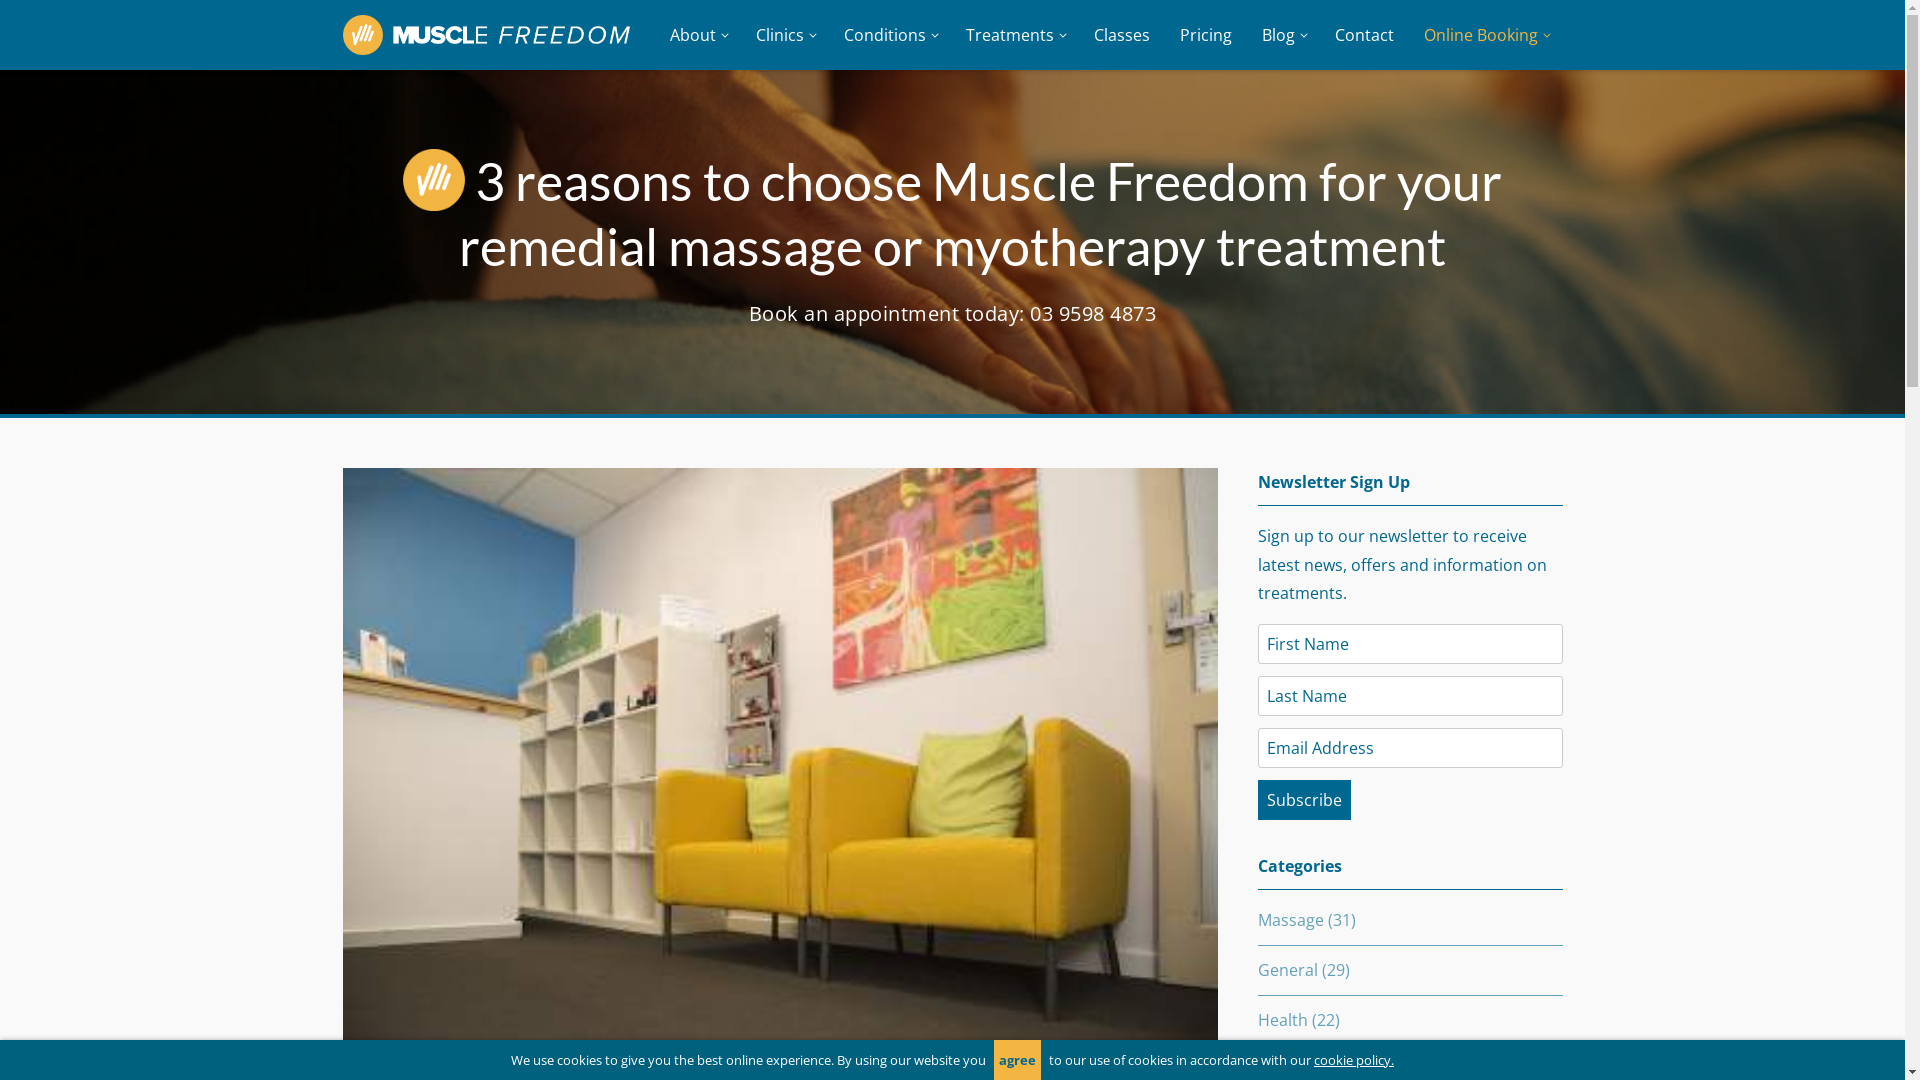 This screenshot has height=1080, width=1920. Describe the element at coordinates (1245, 34) in the screenshot. I see `'Blog'` at that location.